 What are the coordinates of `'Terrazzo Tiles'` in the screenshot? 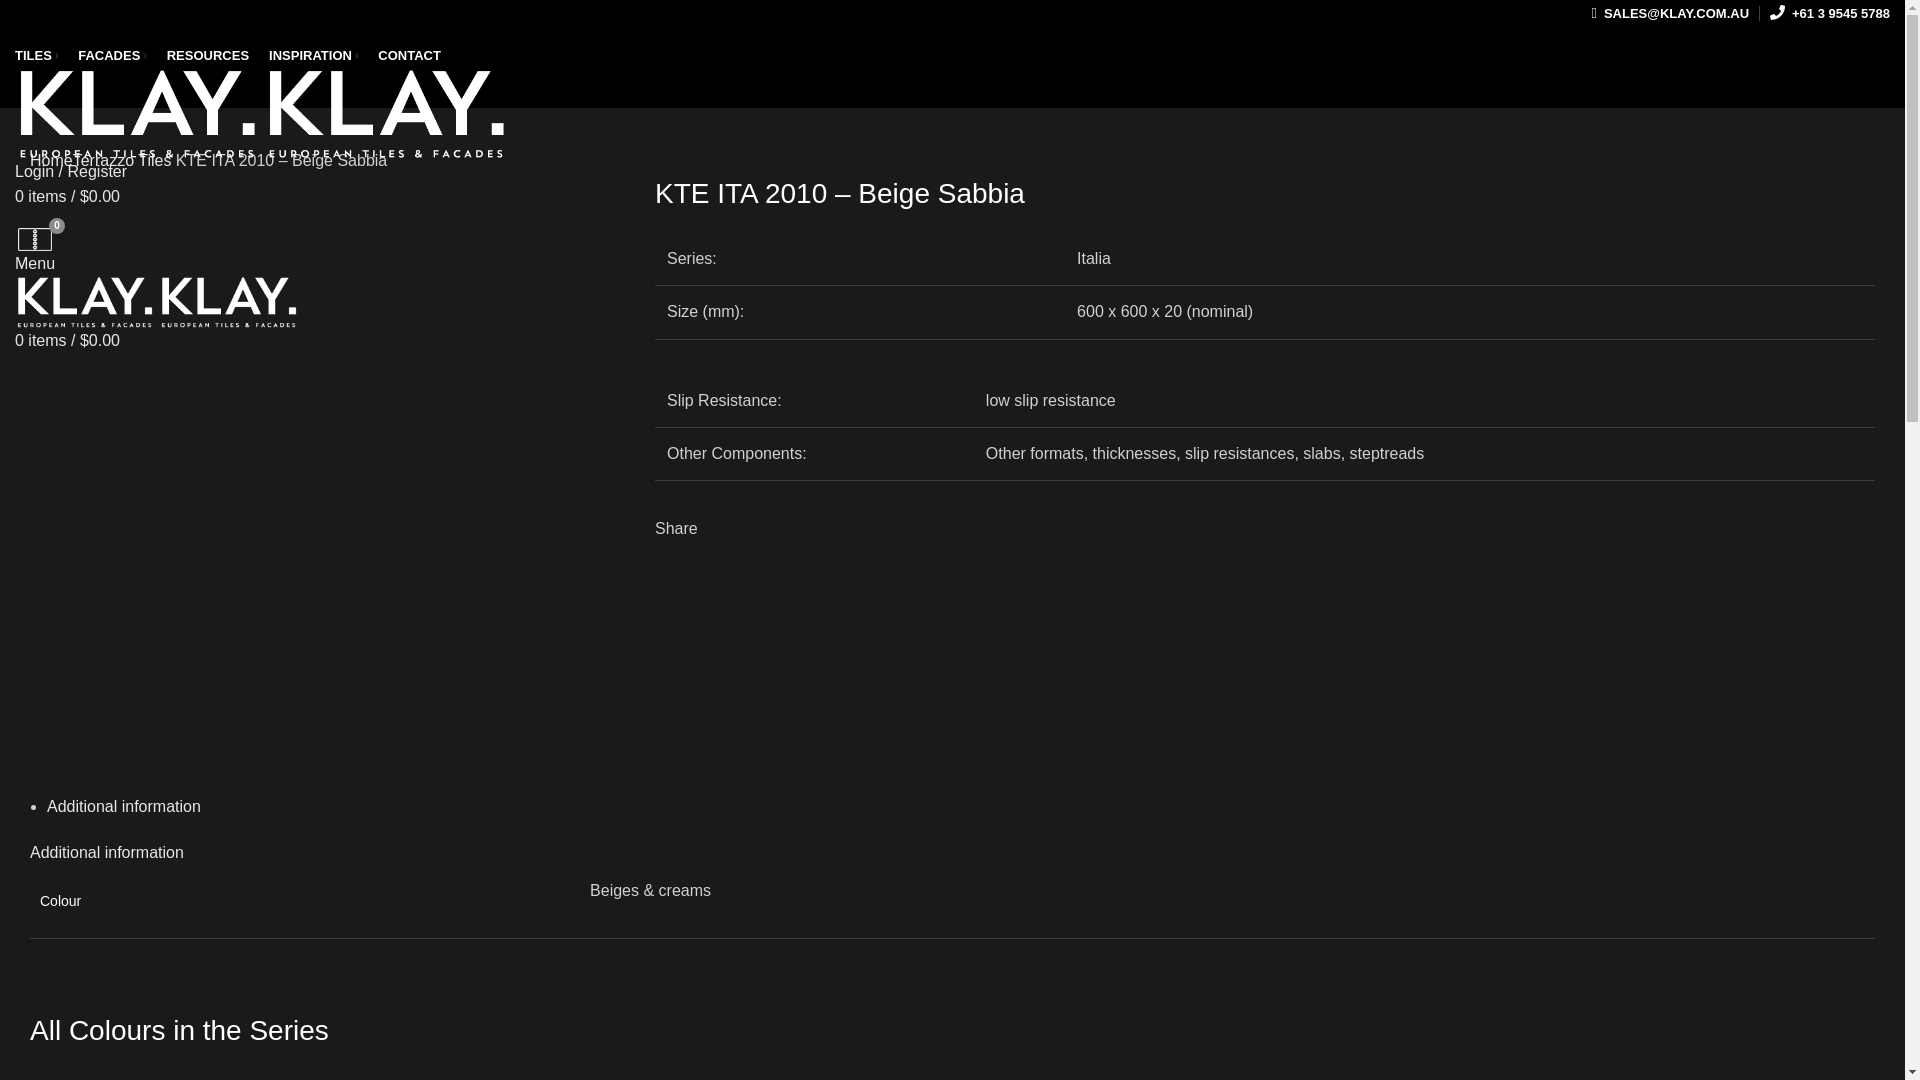 It's located at (121, 159).